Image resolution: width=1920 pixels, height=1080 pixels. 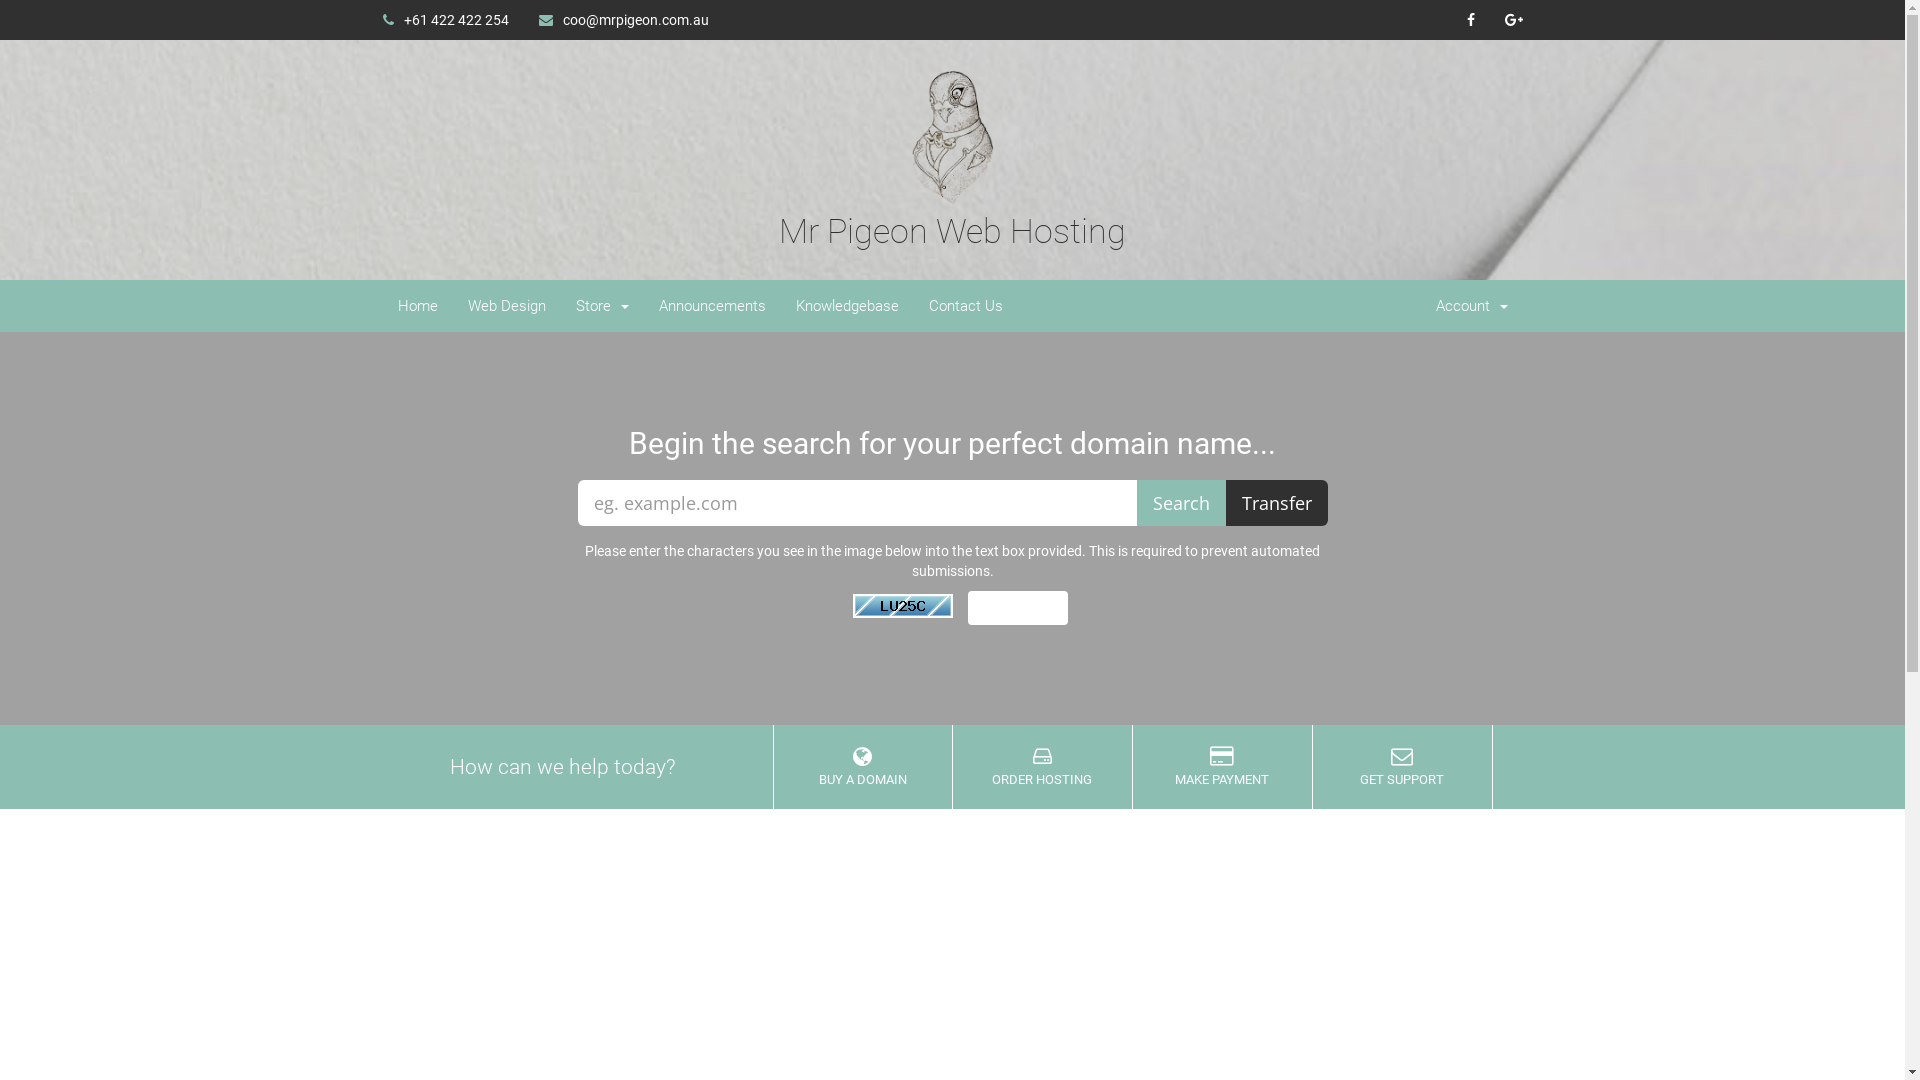 I want to click on 'Announcements', so click(x=712, y=305).